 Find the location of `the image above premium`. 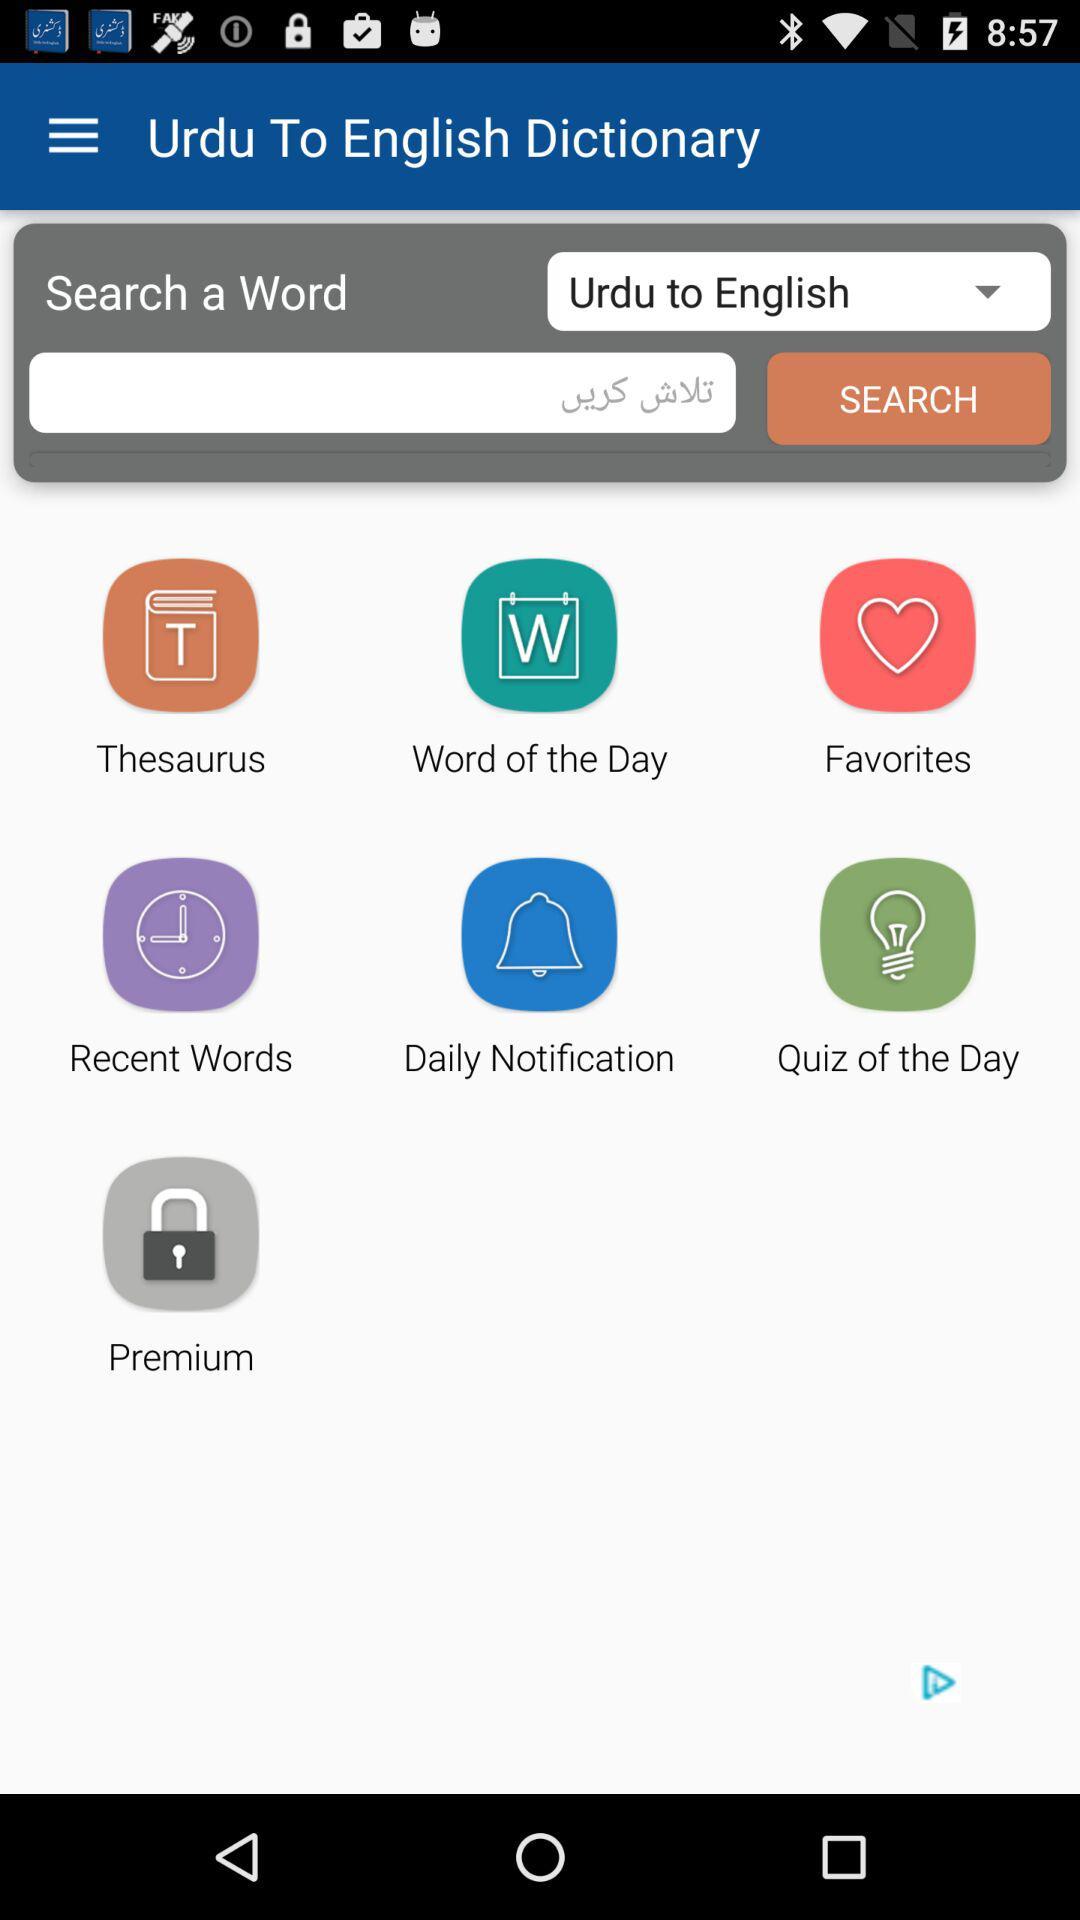

the image above premium is located at coordinates (181, 1232).